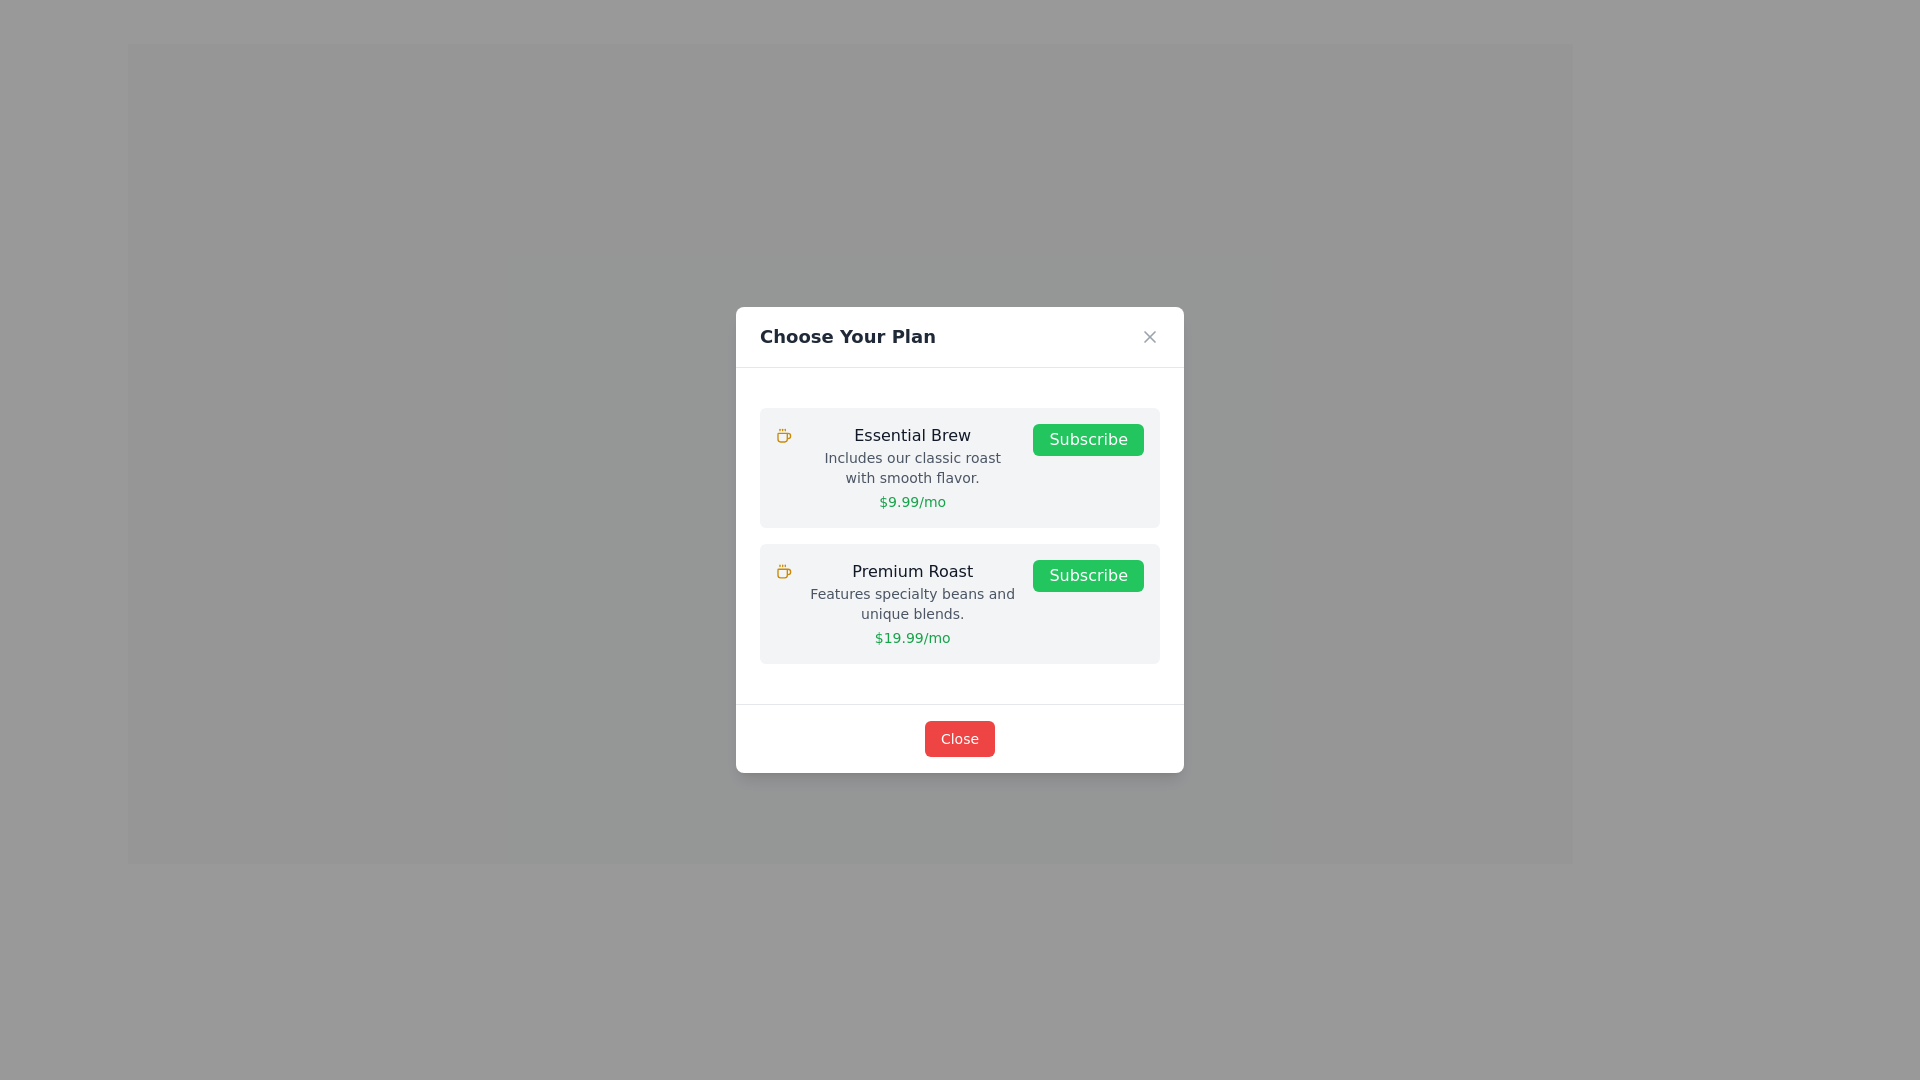 Image resolution: width=1920 pixels, height=1080 pixels. Describe the element at coordinates (911, 603) in the screenshot. I see `the text label that says 'Features specialty beans and unique blends.', which is styled in gray and located below the bold text 'Premium Roast'` at that location.